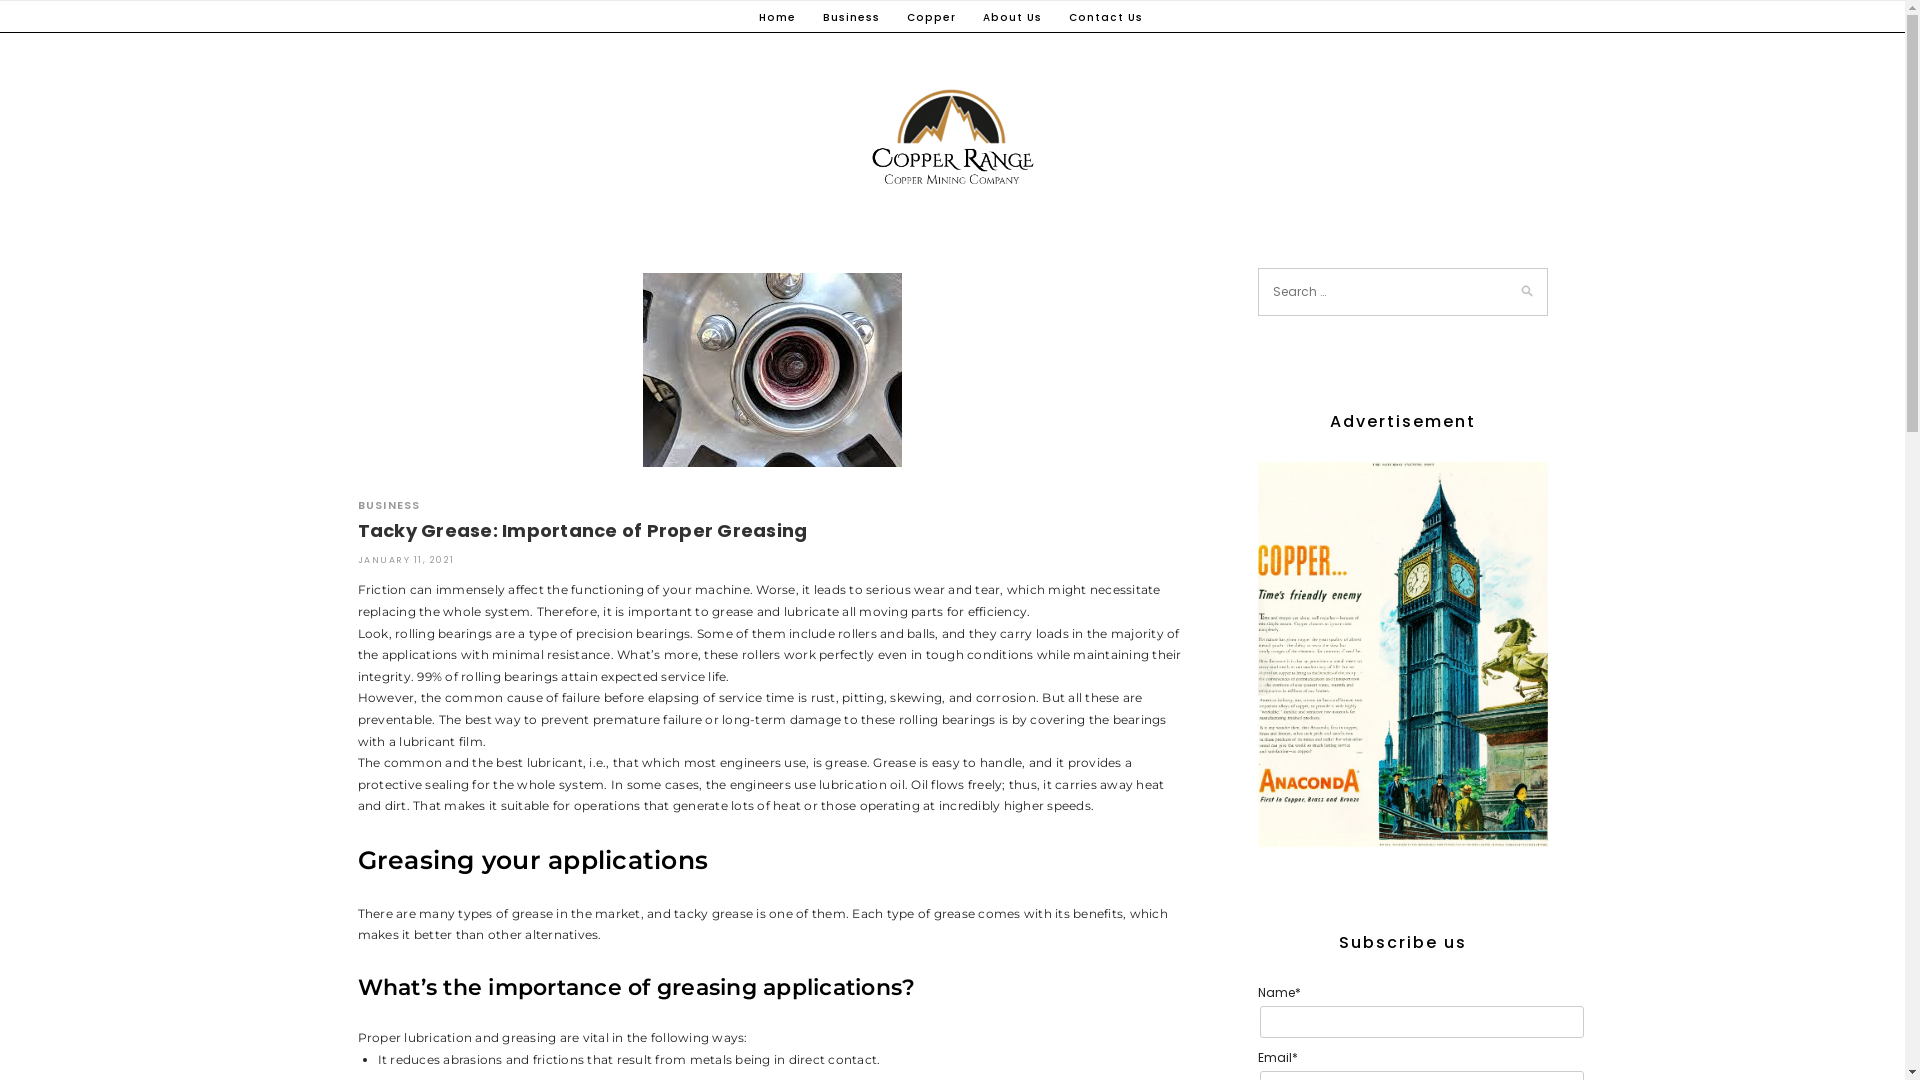  What do you see at coordinates (1011, 17) in the screenshot?
I see `'About Us'` at bounding box center [1011, 17].